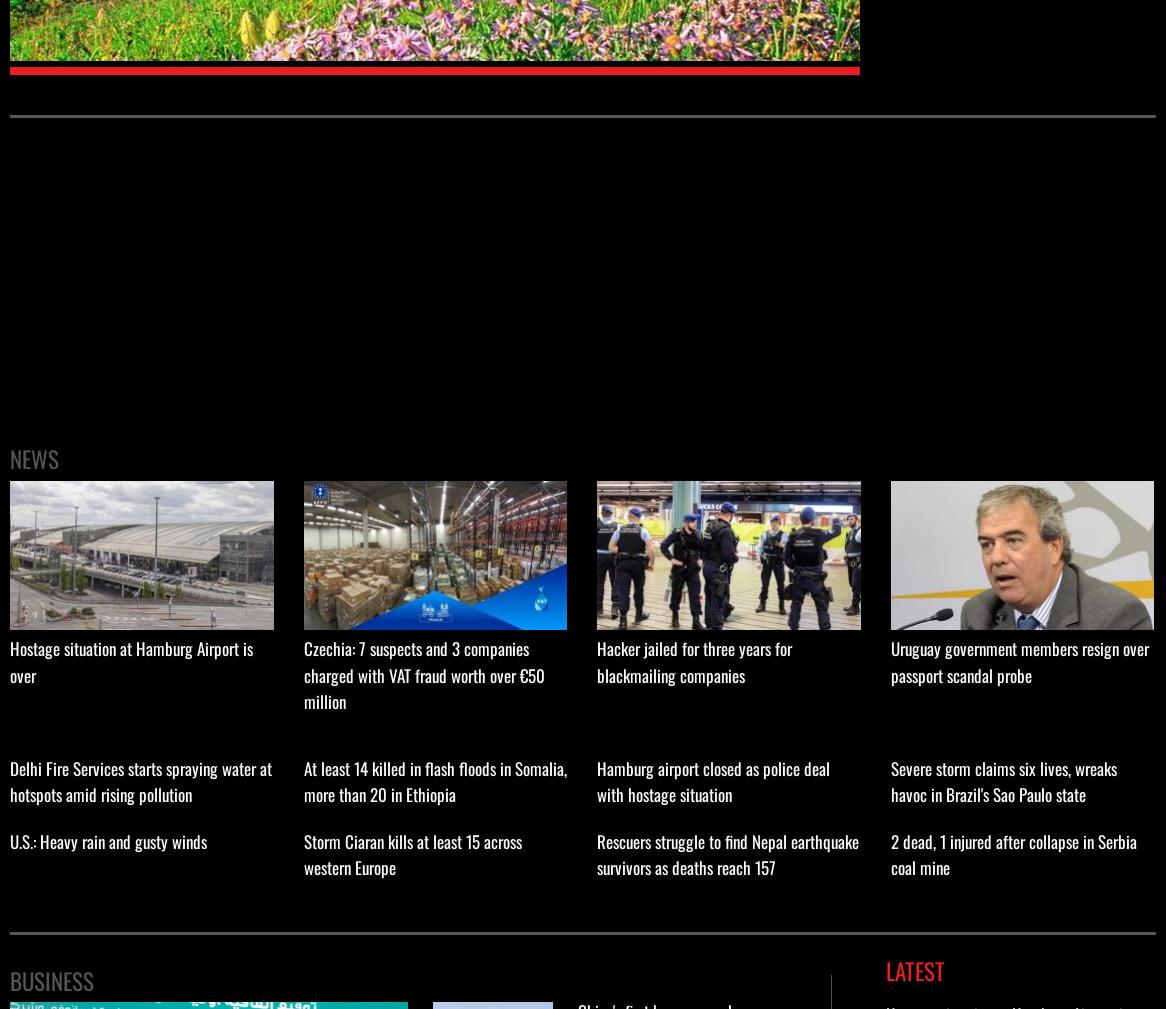 The image size is (1166, 1009). Describe the element at coordinates (433, 780) in the screenshot. I see `'At least 14 killed in flash floods in Somalia, more than 20 in Ethiopia'` at that location.